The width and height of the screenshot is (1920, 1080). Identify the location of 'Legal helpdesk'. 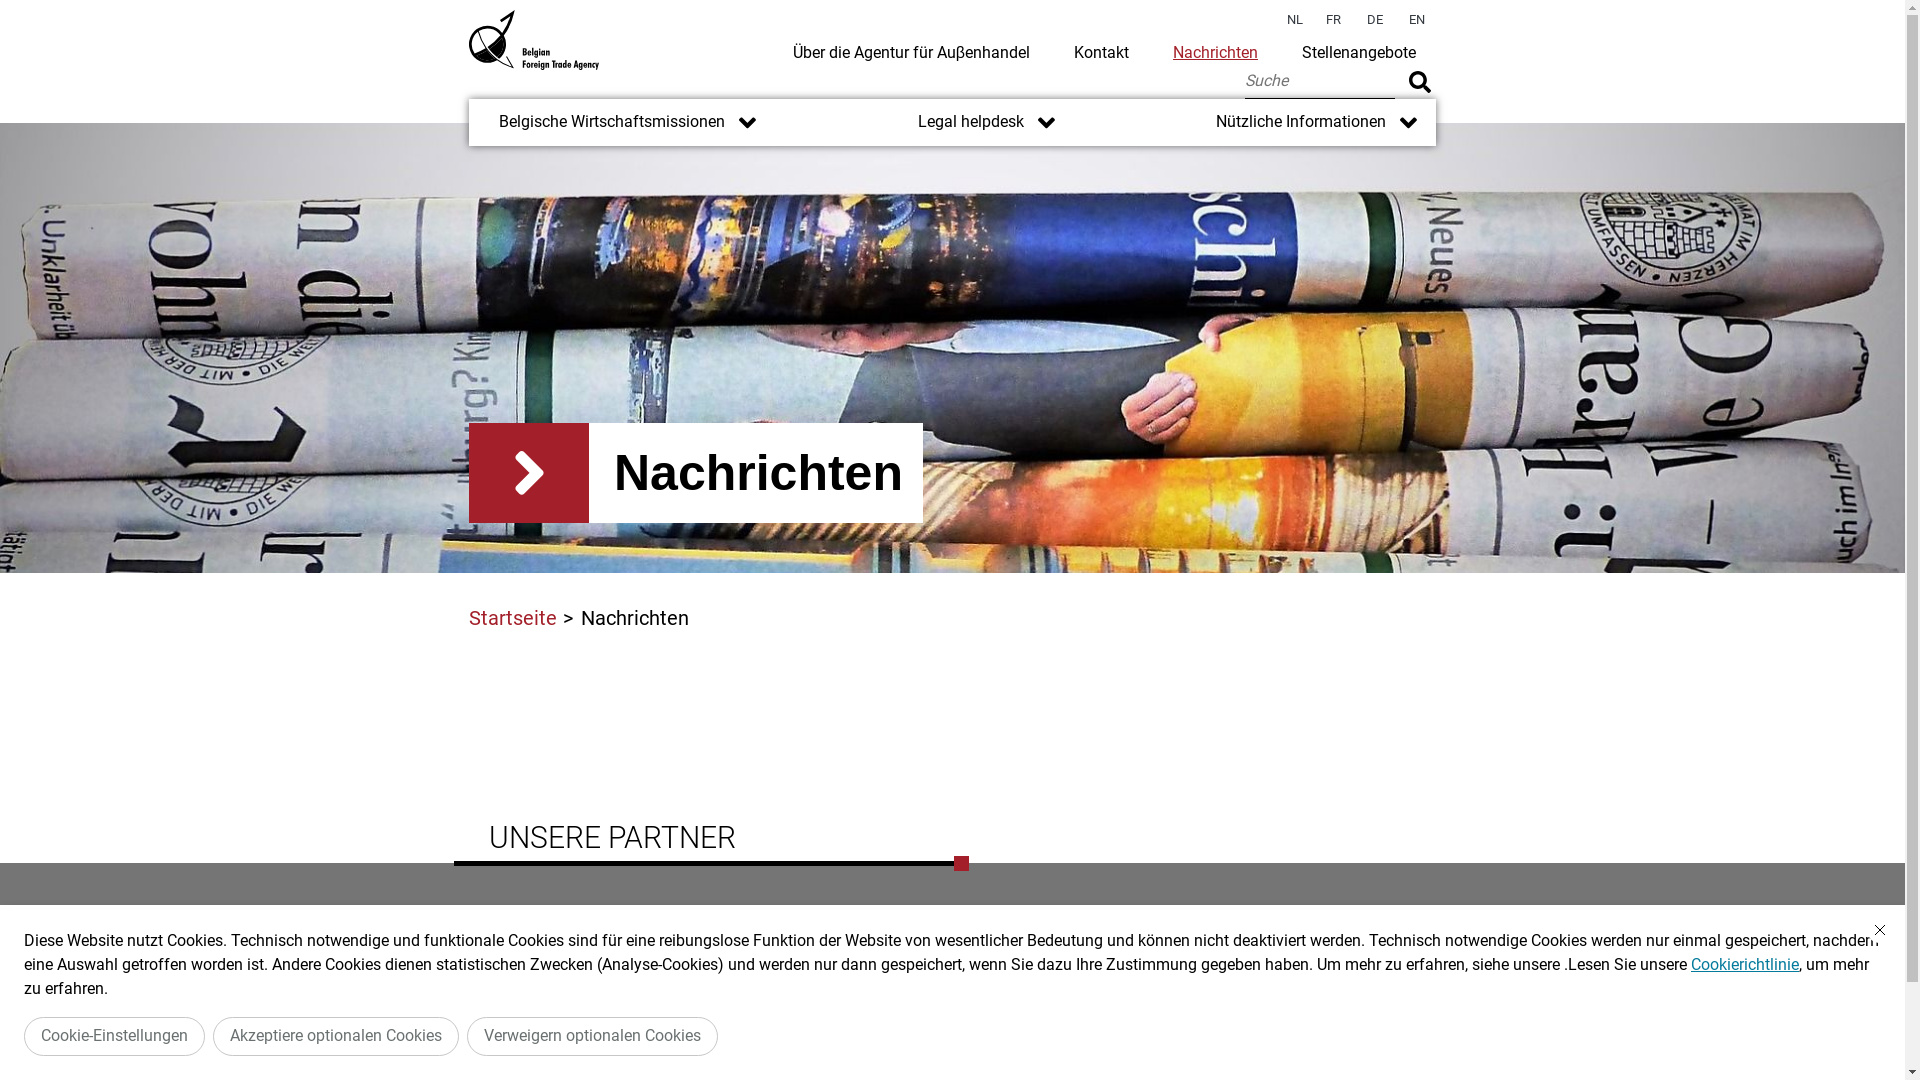
(954, 122).